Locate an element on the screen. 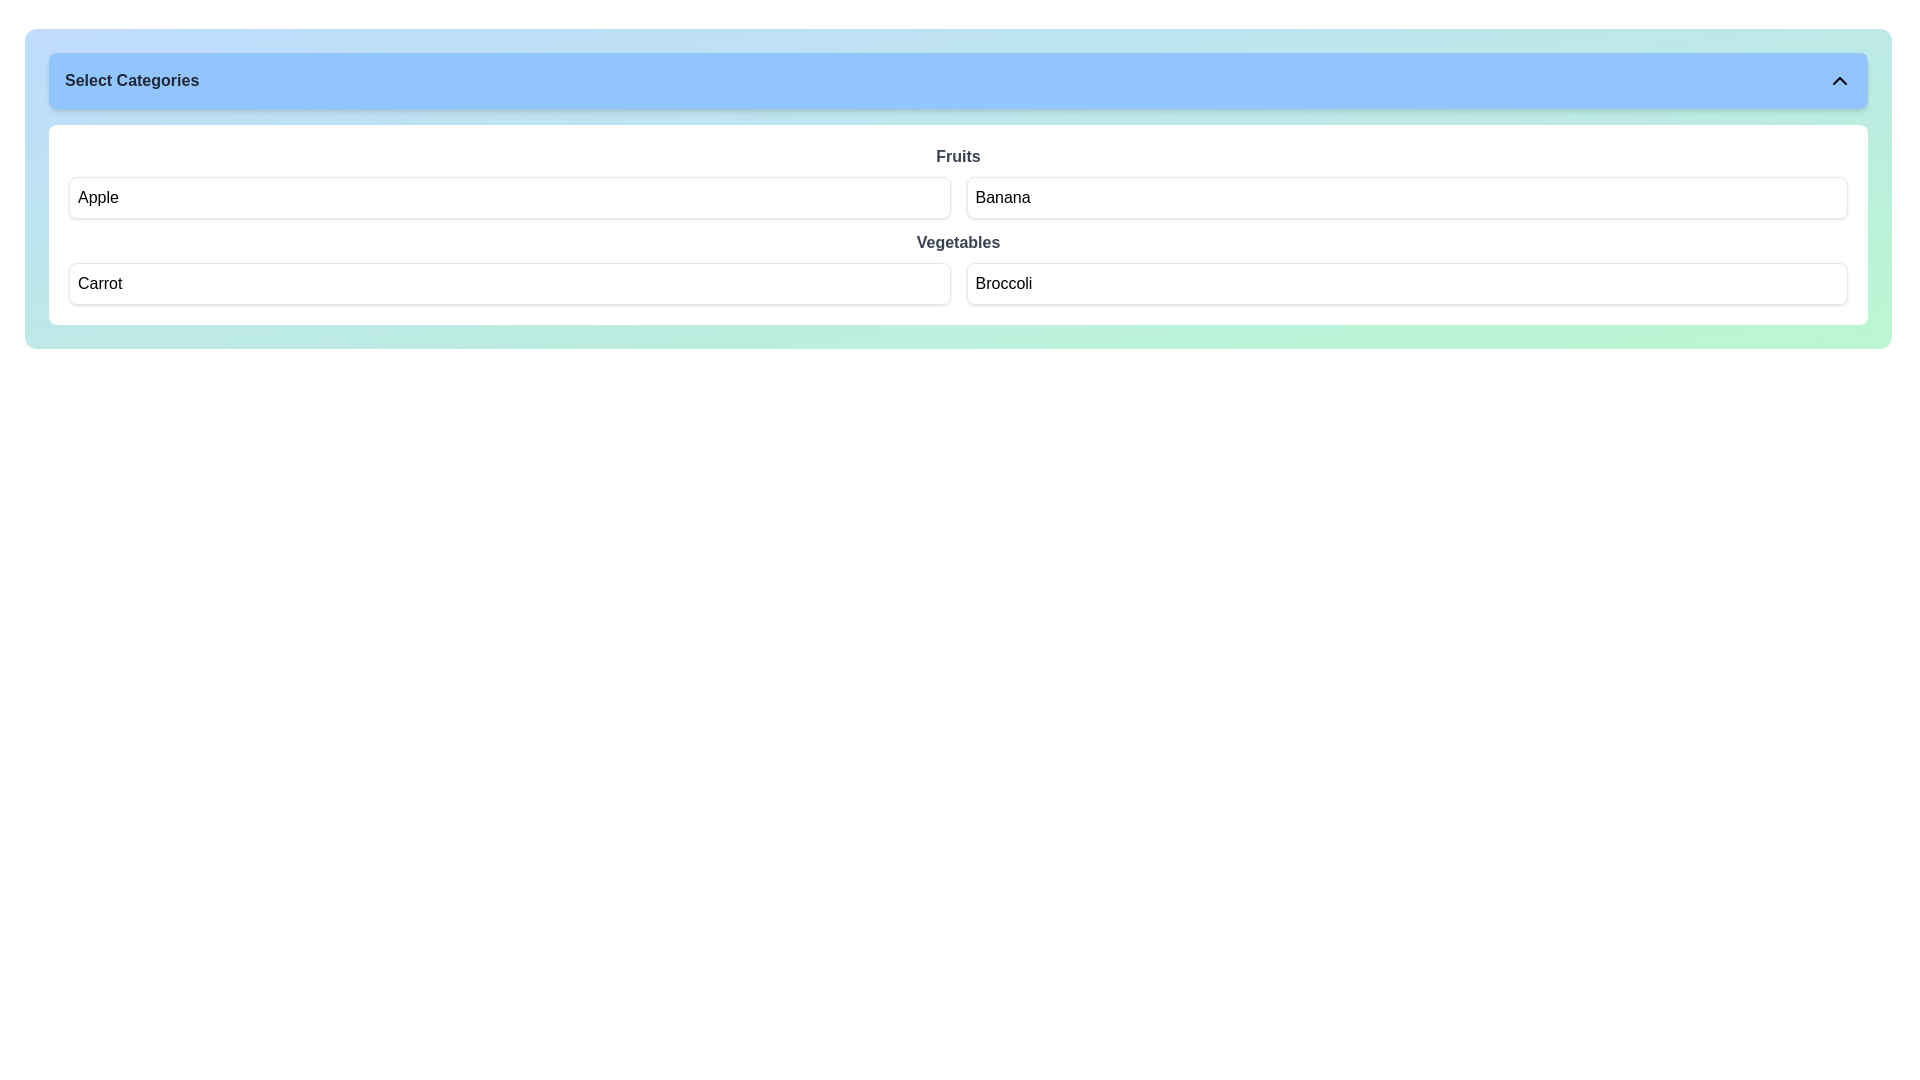  the grid layout containing selectable items for the 'Fruits' section, specifically the two interactive cards labeled 'Apple' and 'Banana' is located at coordinates (957, 197).